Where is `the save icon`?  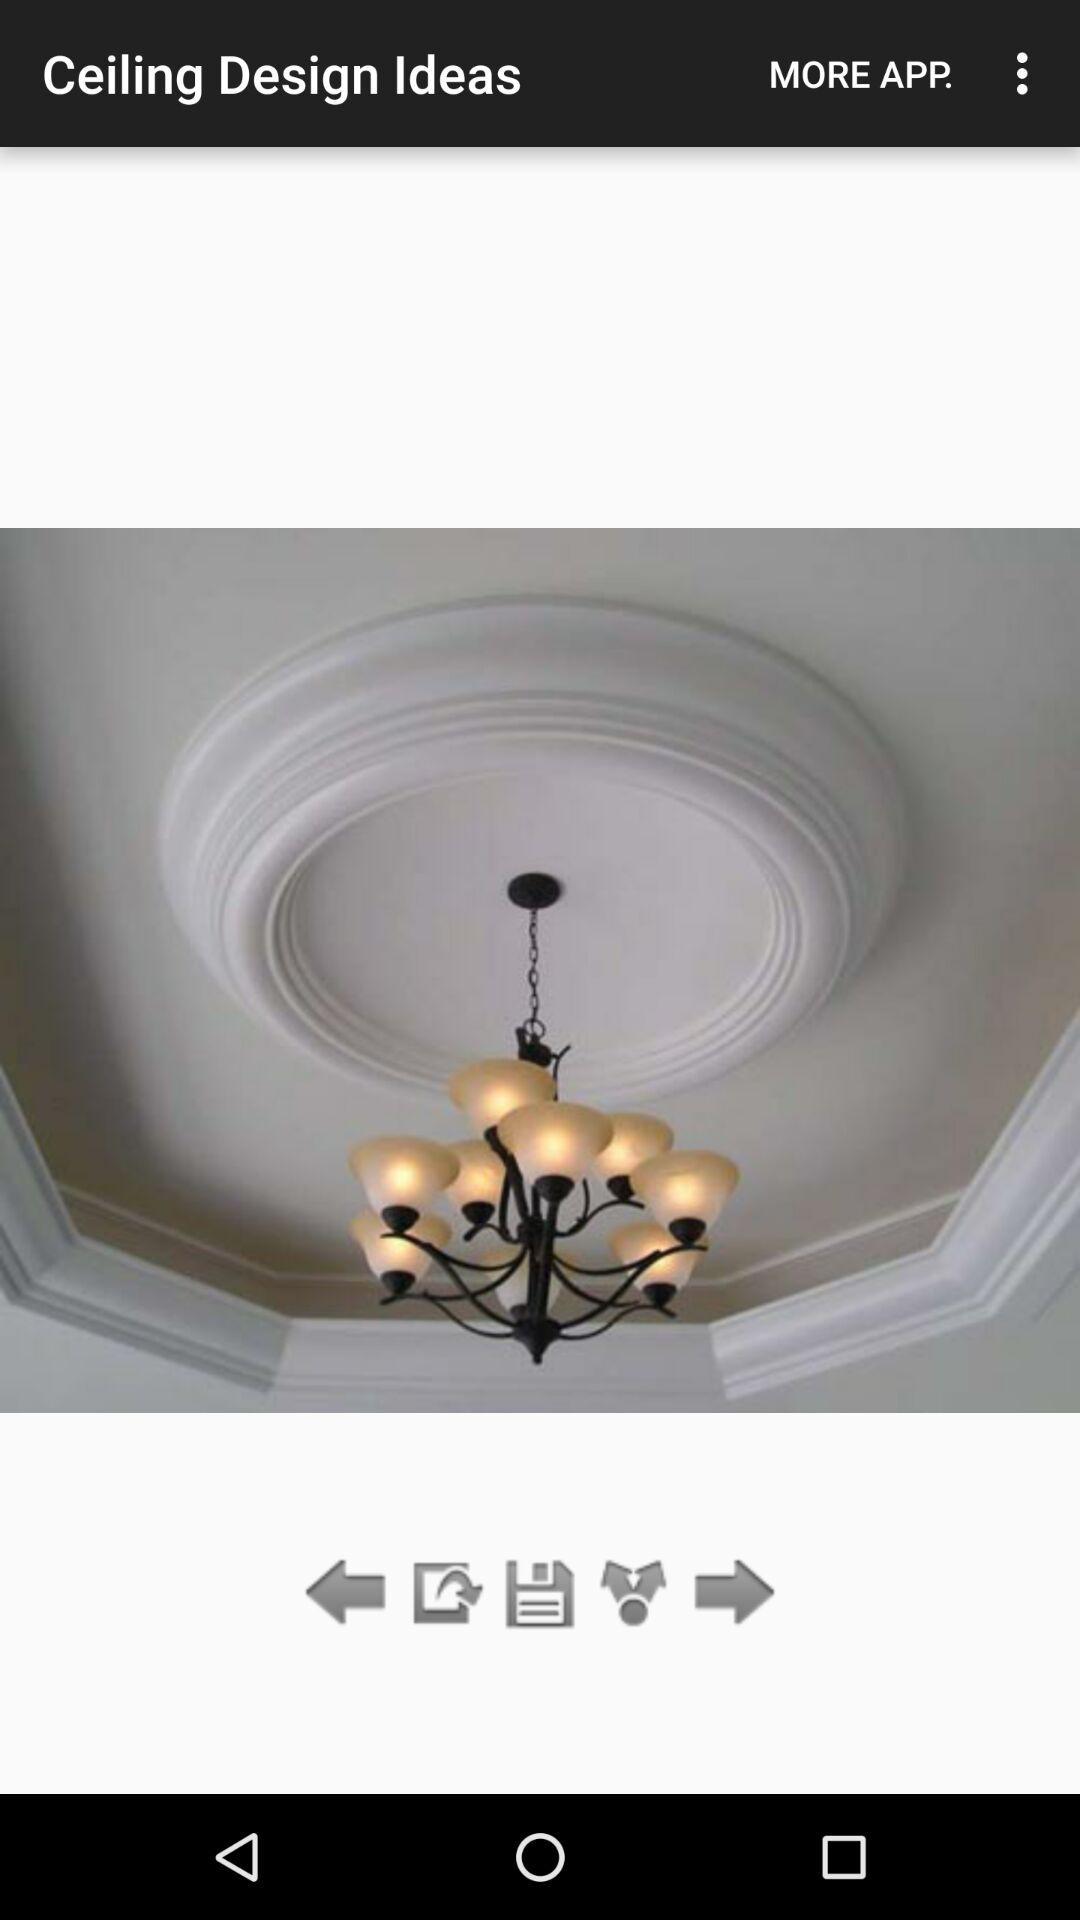 the save icon is located at coordinates (540, 1593).